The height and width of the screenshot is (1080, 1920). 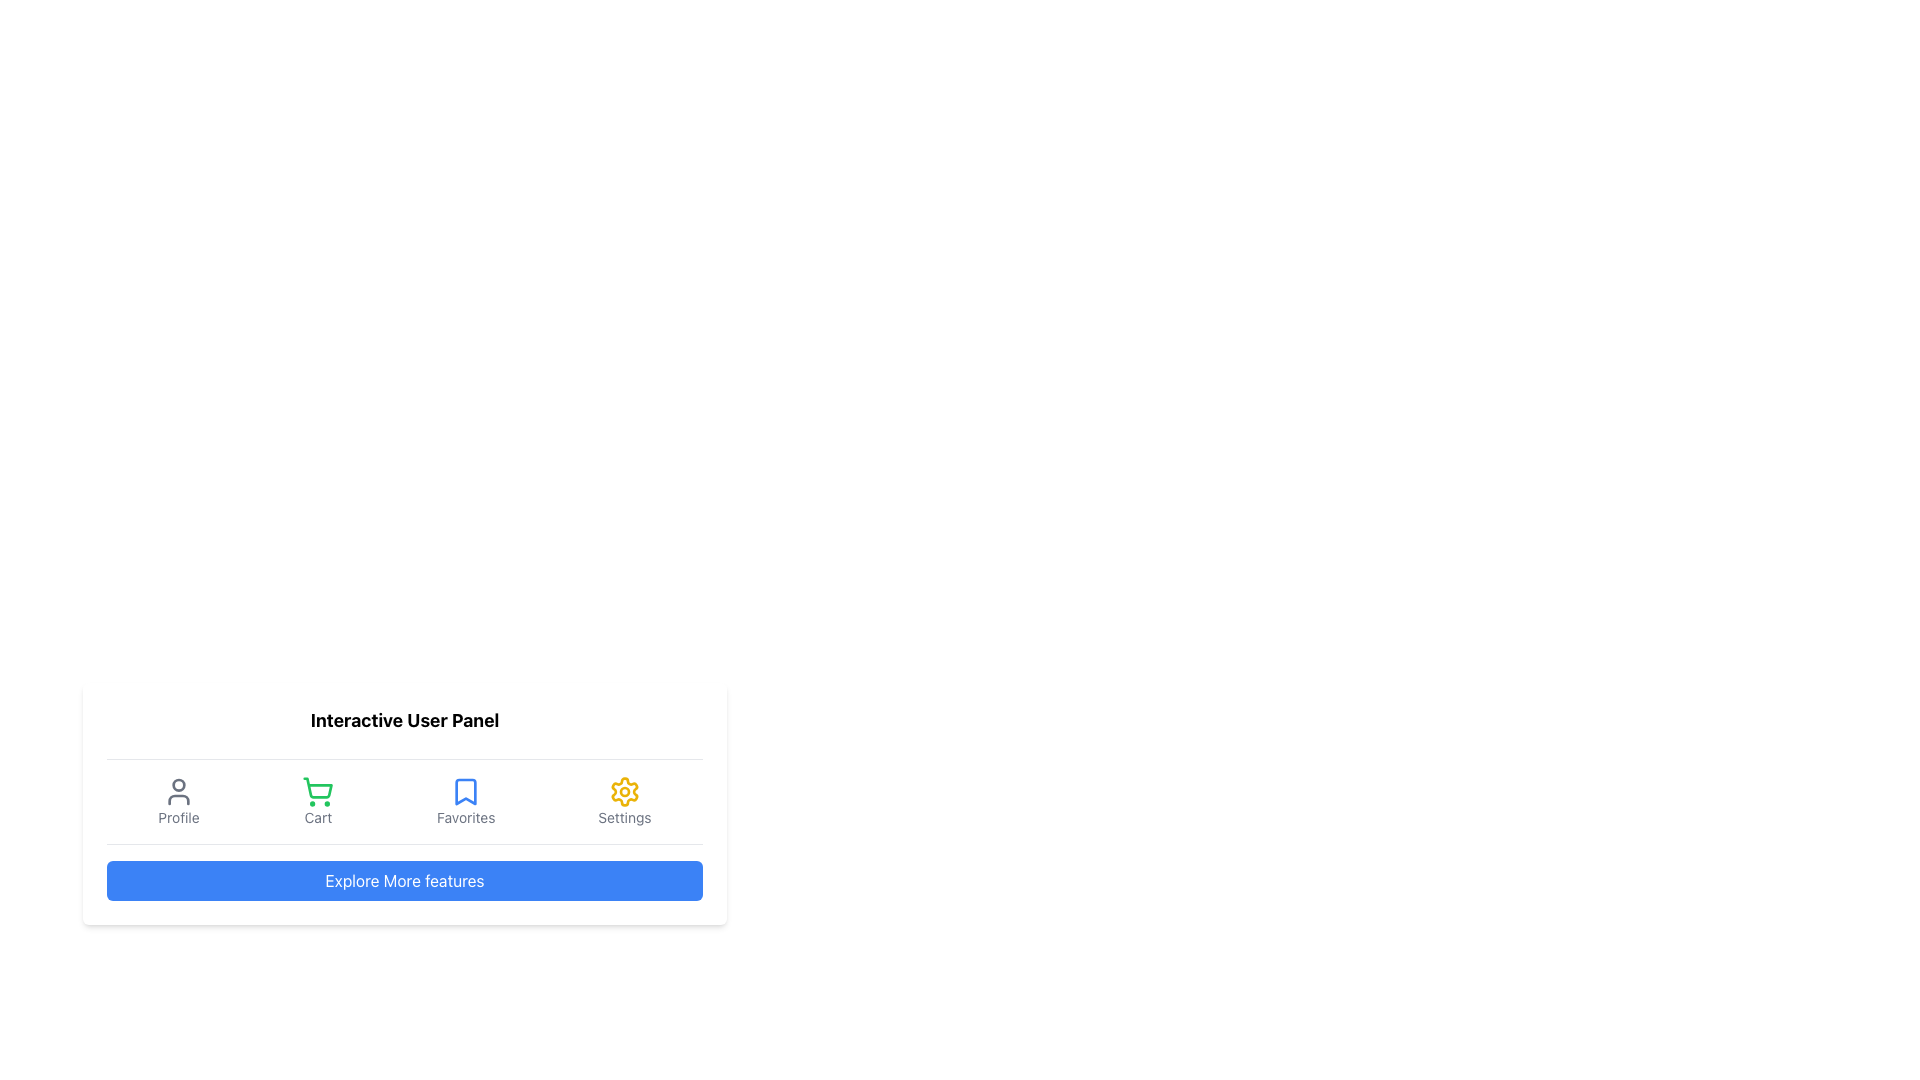 What do you see at coordinates (403, 721) in the screenshot?
I see `the text label displaying 'Interactive User Panel', which is centrally located at the top of its card-like section` at bounding box center [403, 721].